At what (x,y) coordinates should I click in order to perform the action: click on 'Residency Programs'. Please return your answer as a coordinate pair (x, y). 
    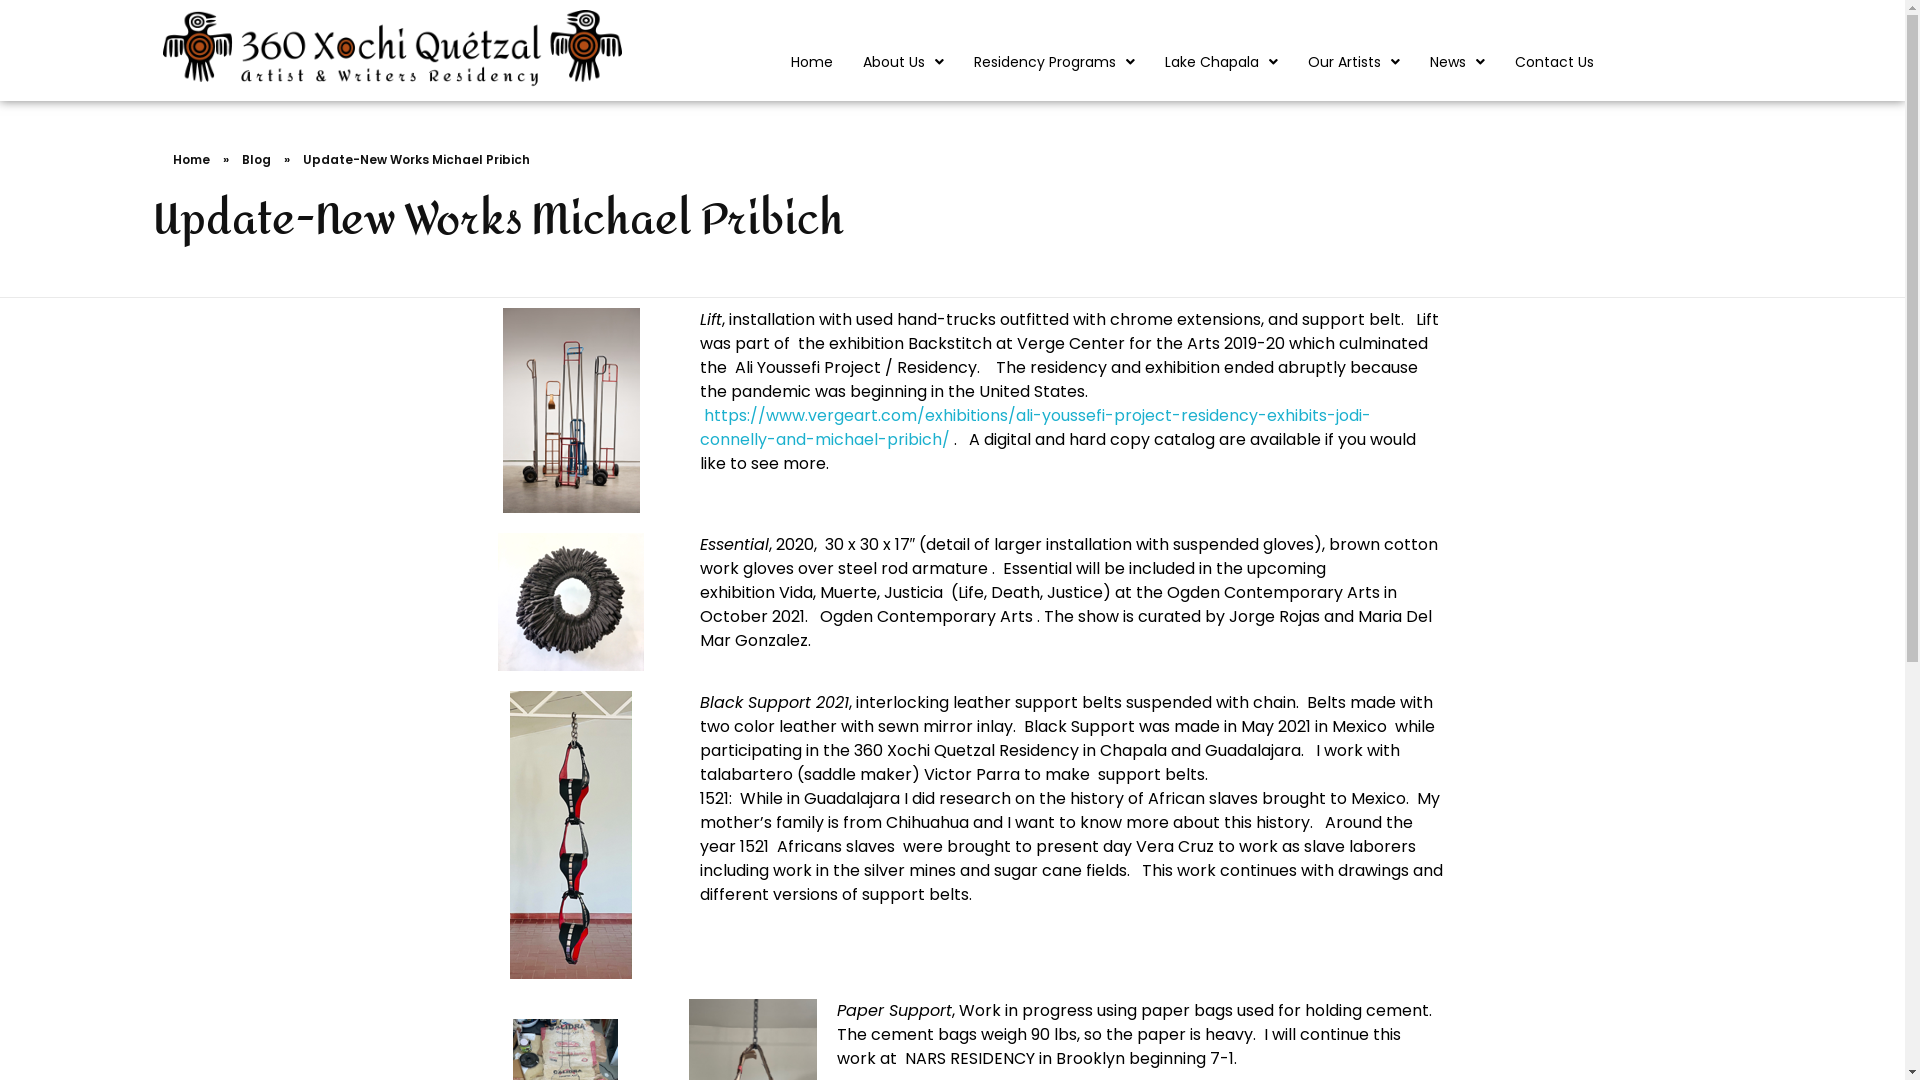
    Looking at the image, I should click on (1053, 60).